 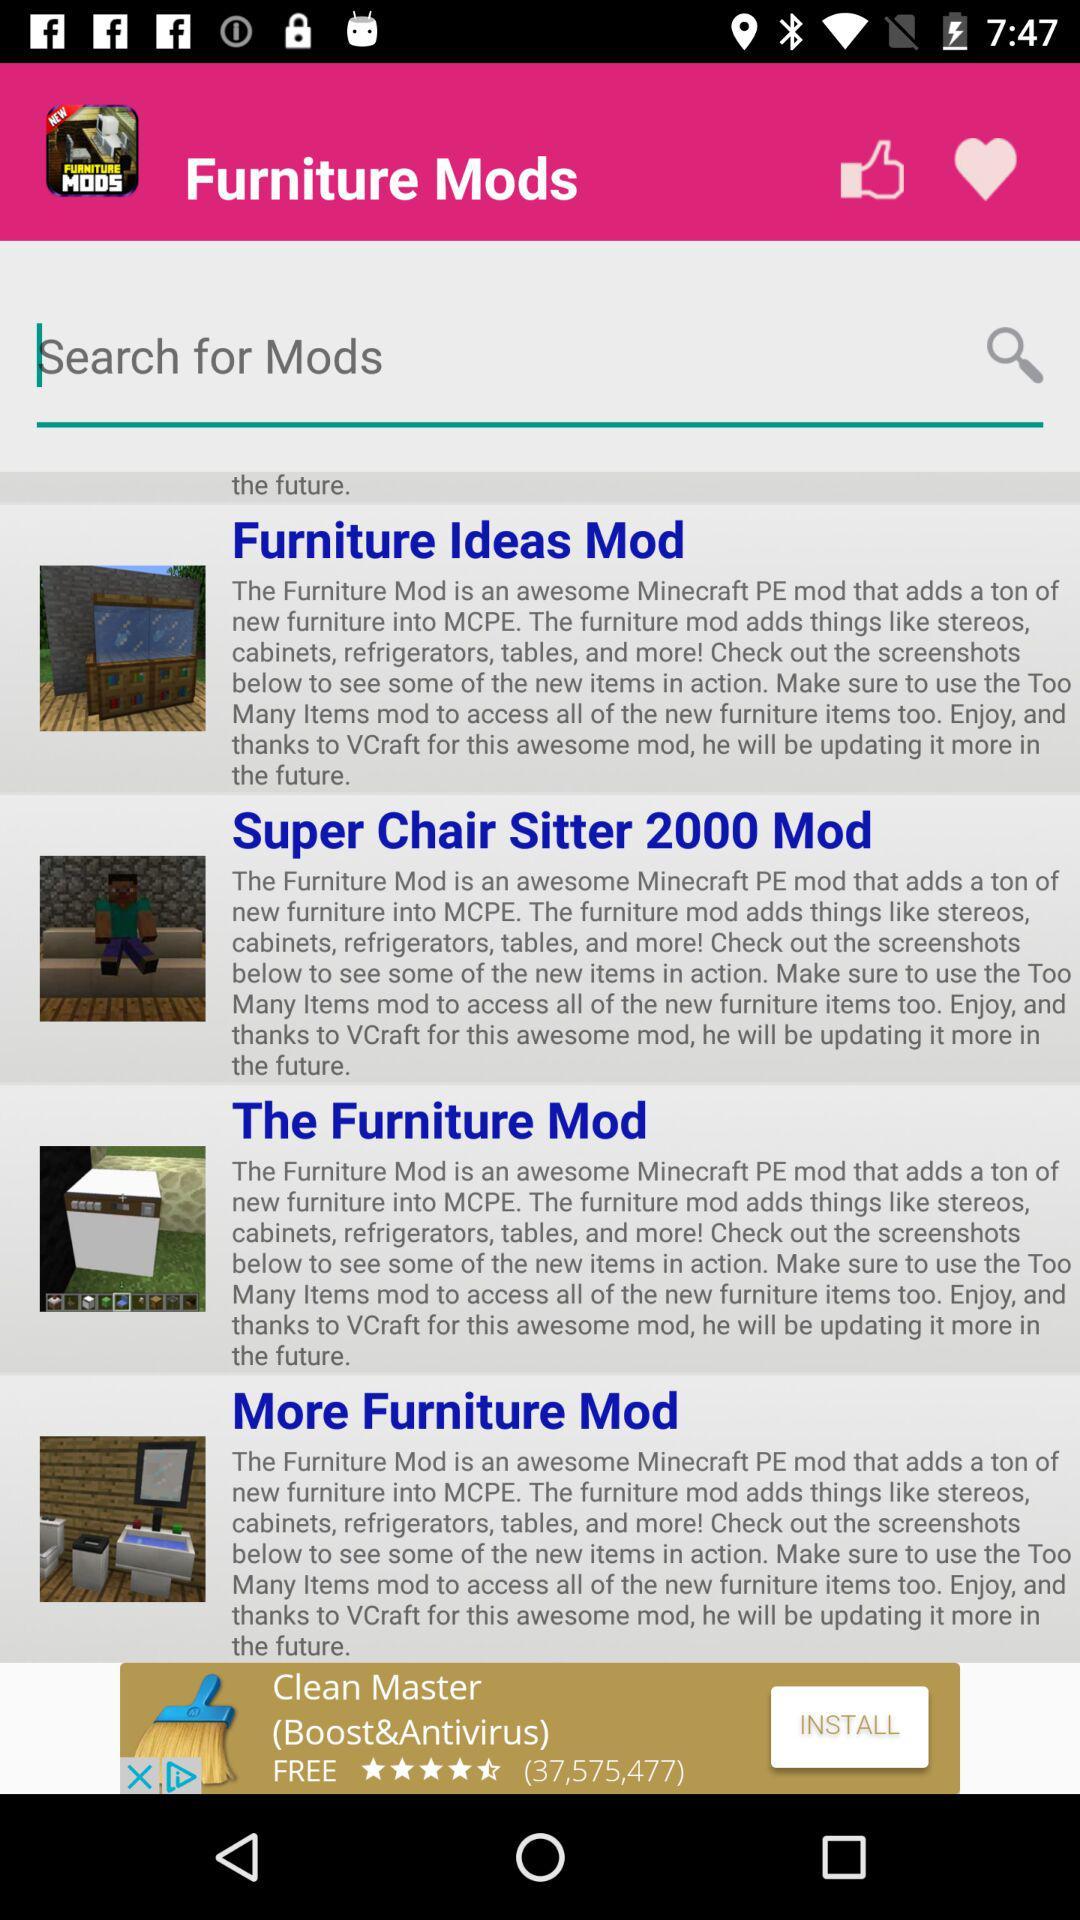 I want to click on open advertisement, so click(x=540, y=1727).